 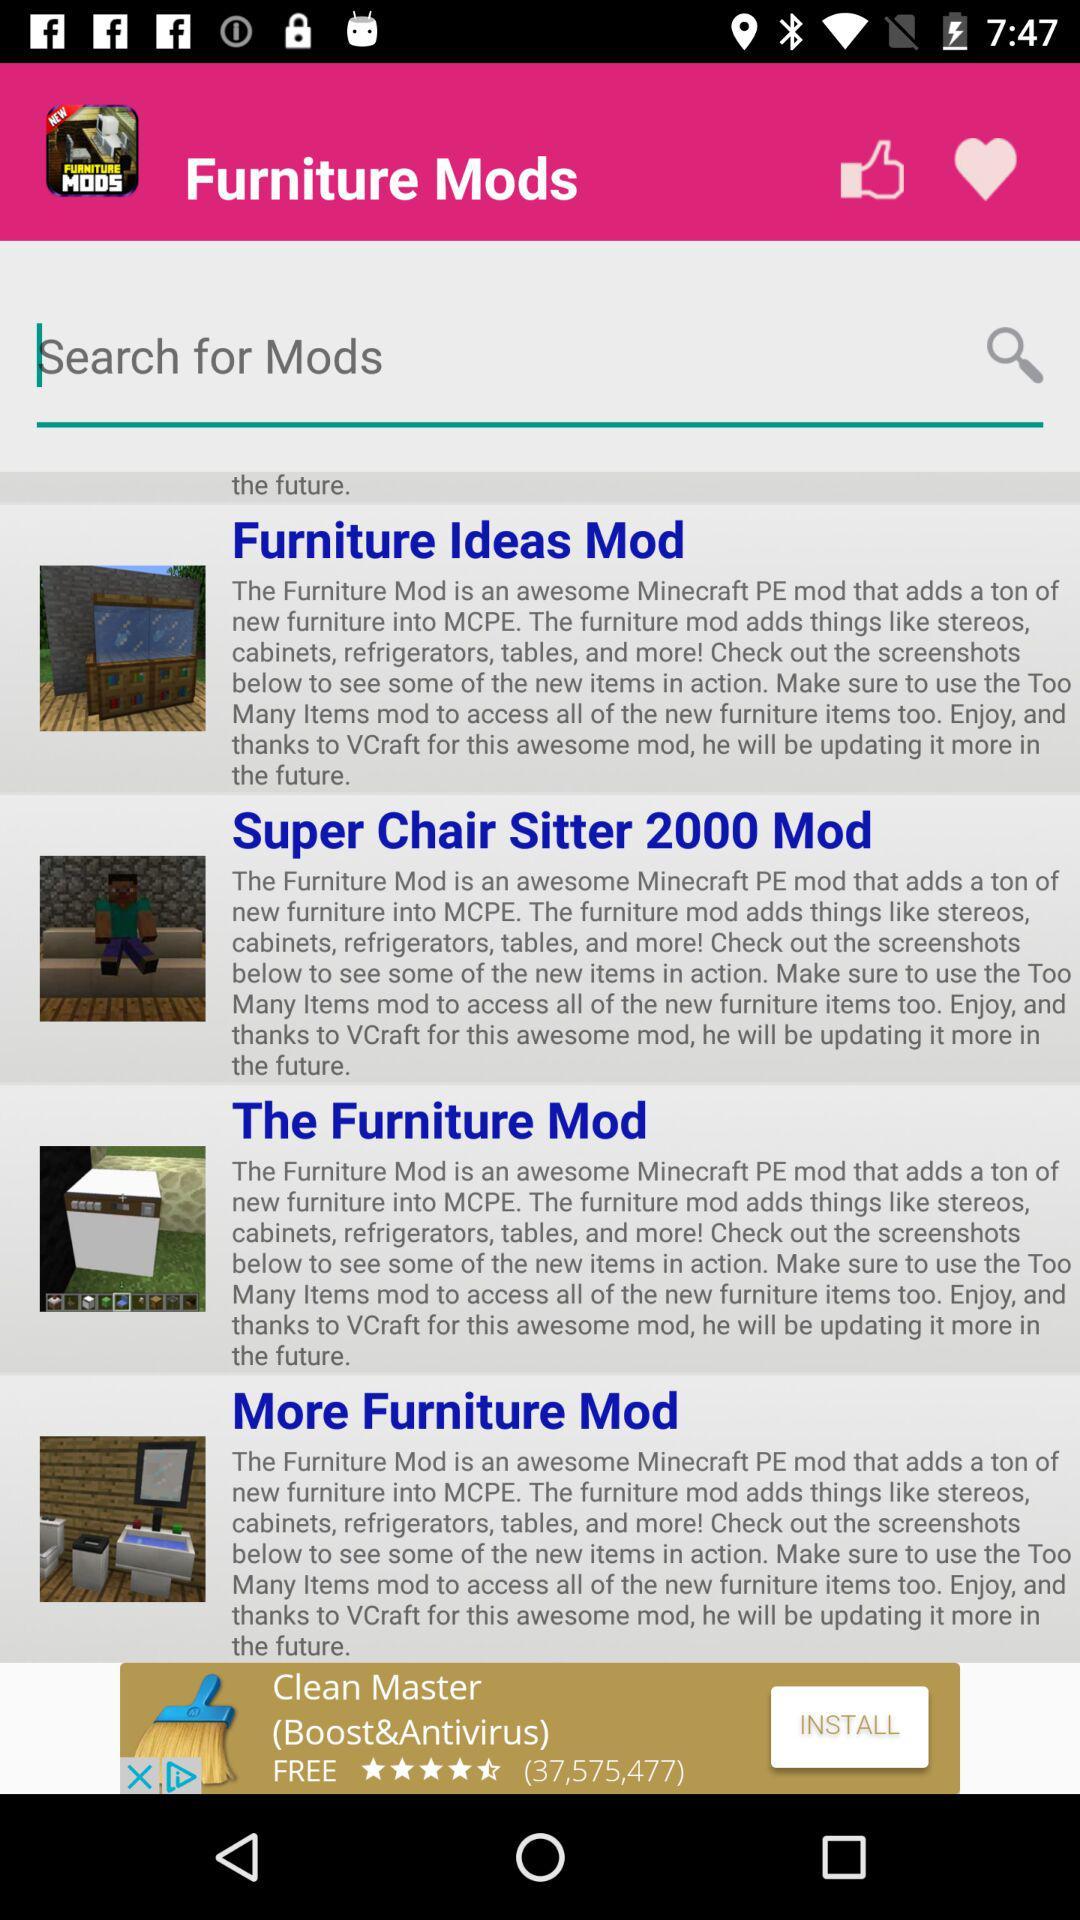 I want to click on open advertisement, so click(x=540, y=1727).